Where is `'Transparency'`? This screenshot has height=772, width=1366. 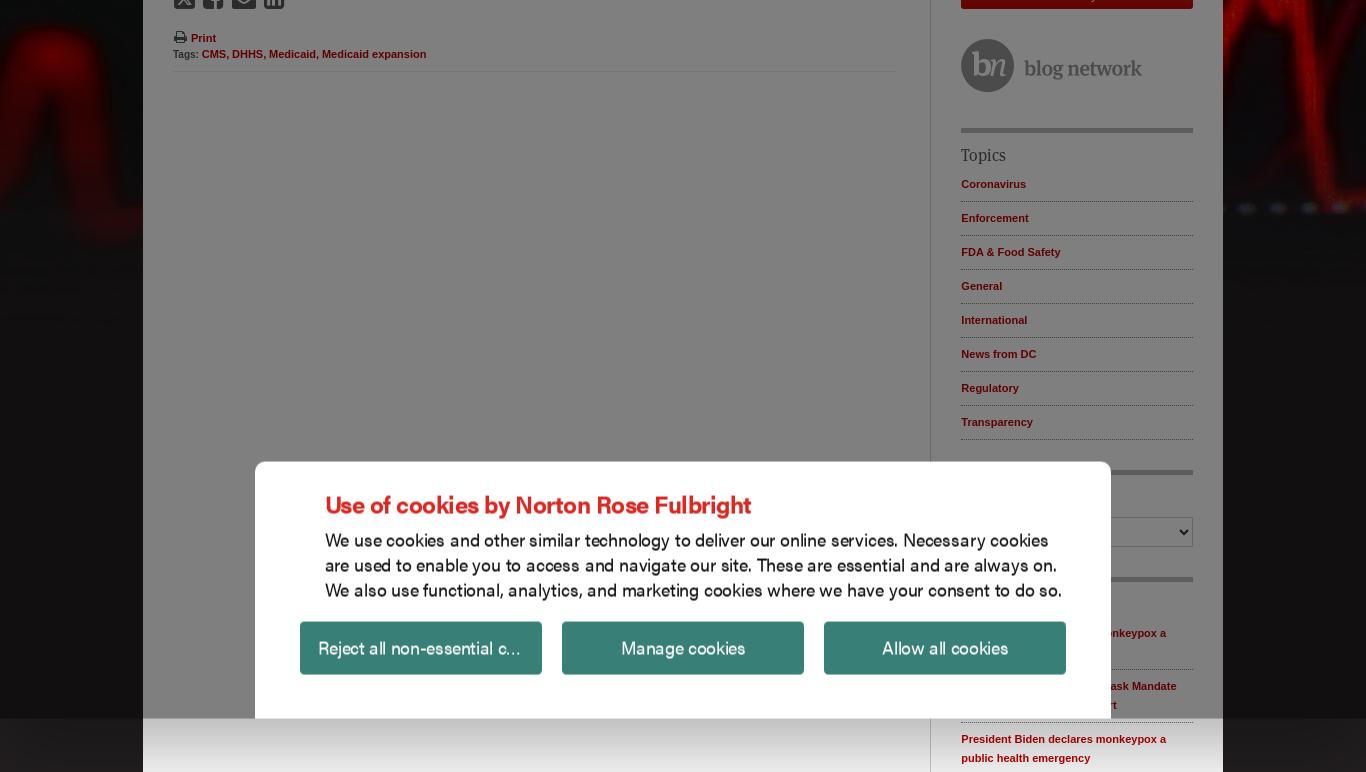
'Transparency' is located at coordinates (996, 419).